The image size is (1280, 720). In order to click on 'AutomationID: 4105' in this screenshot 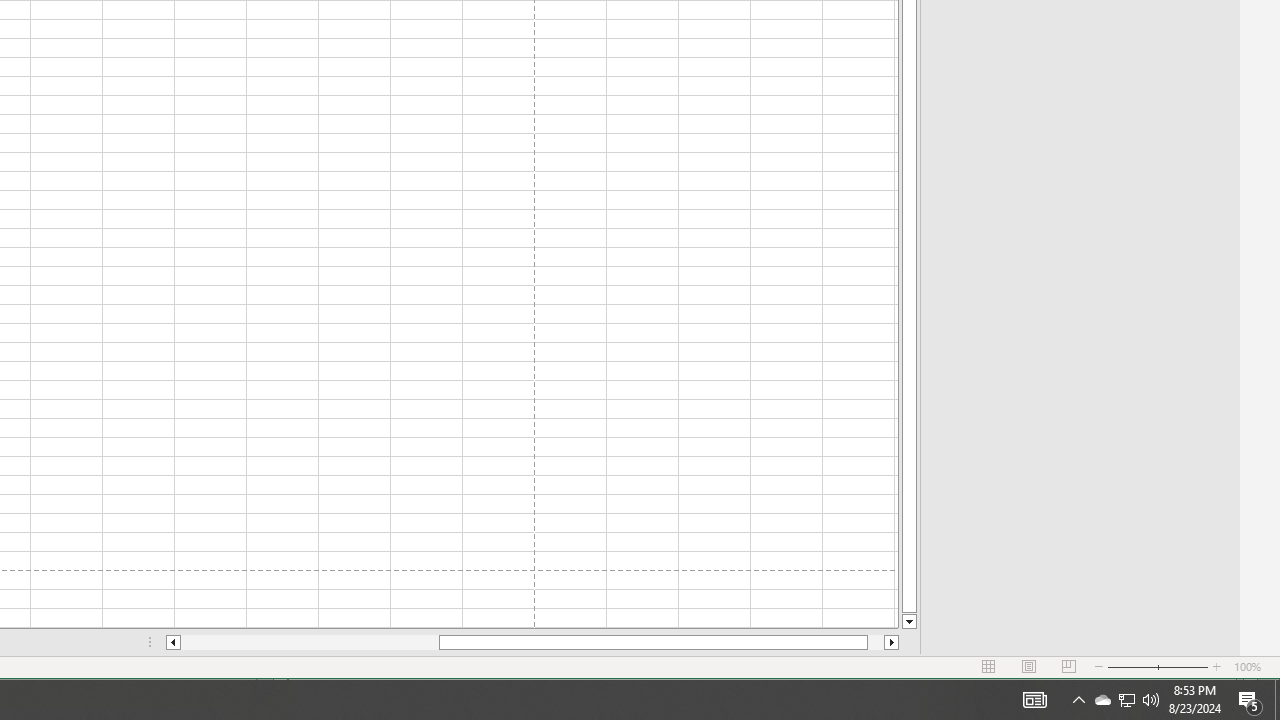, I will do `click(1034, 698)`.